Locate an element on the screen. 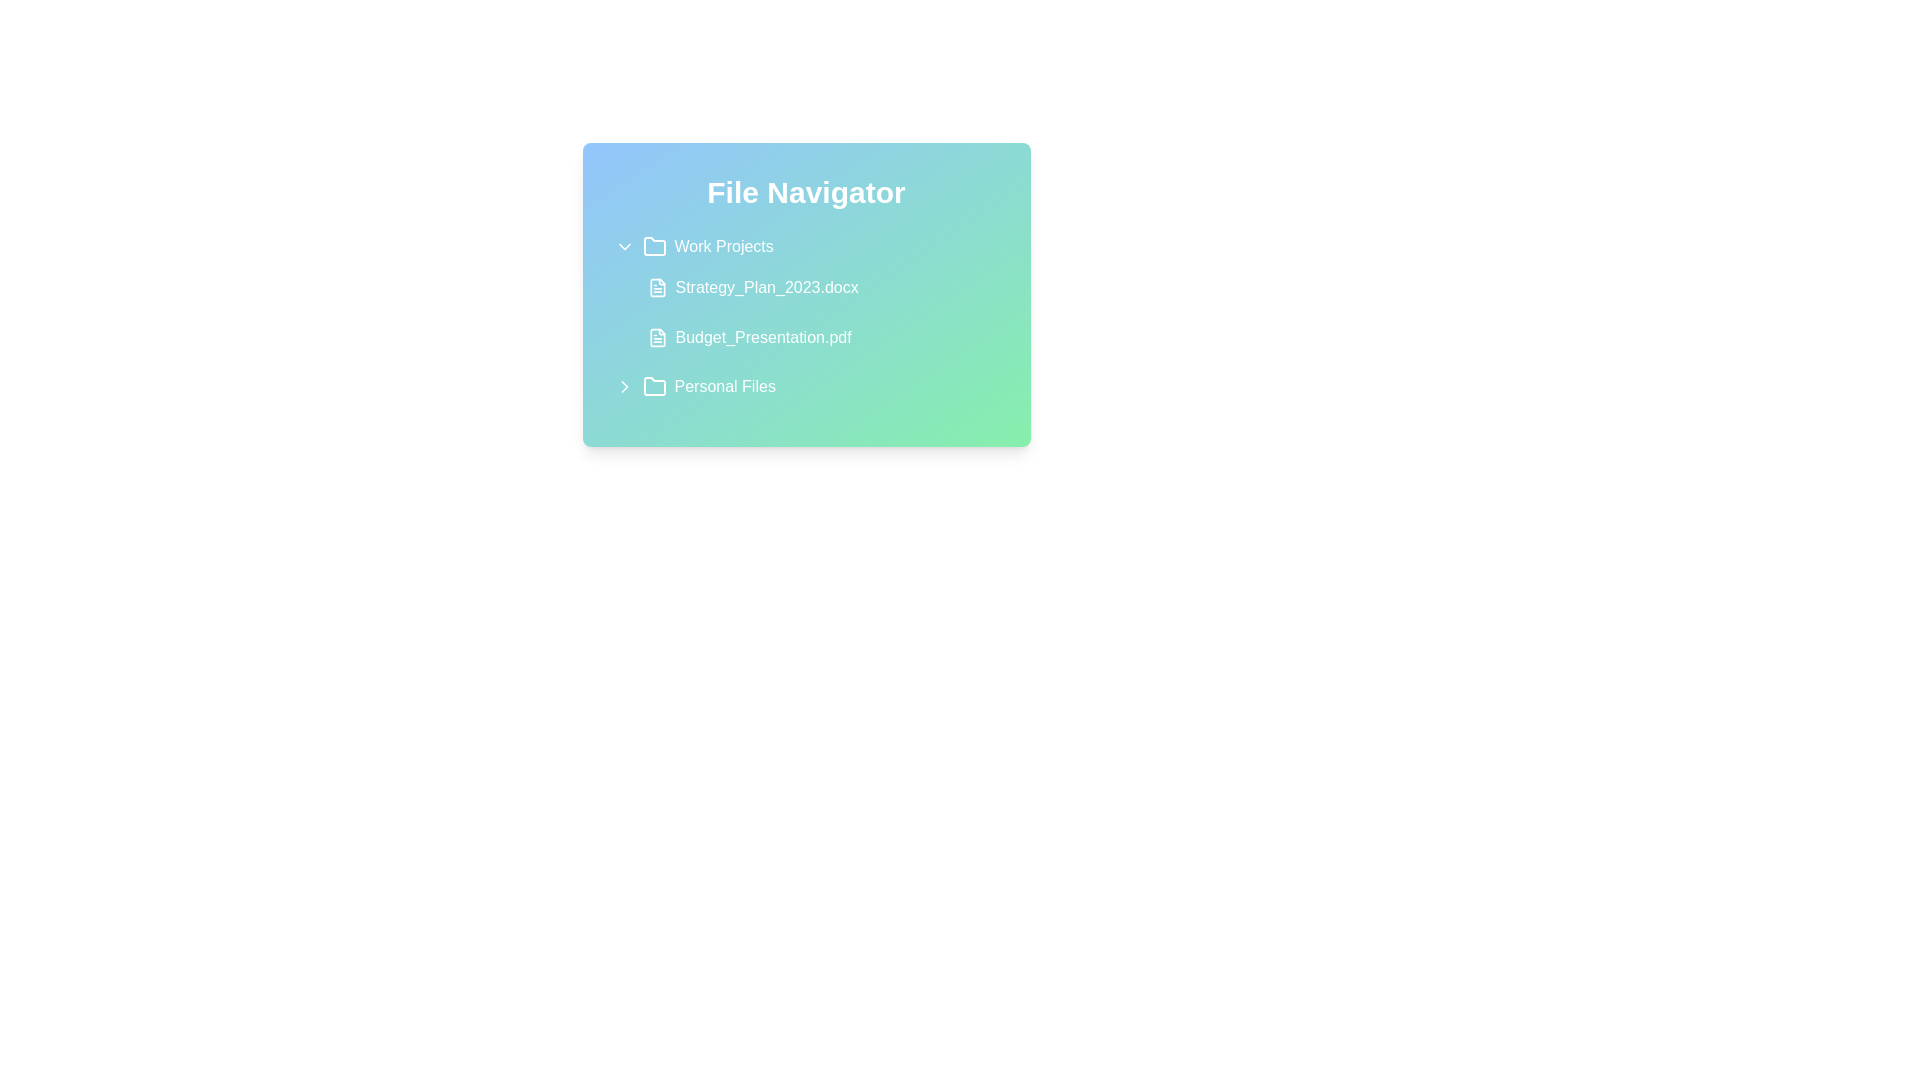 The height and width of the screenshot is (1080, 1920). the file Strategy_Plan_2023.docx to see its hover effect is located at coordinates (818, 288).